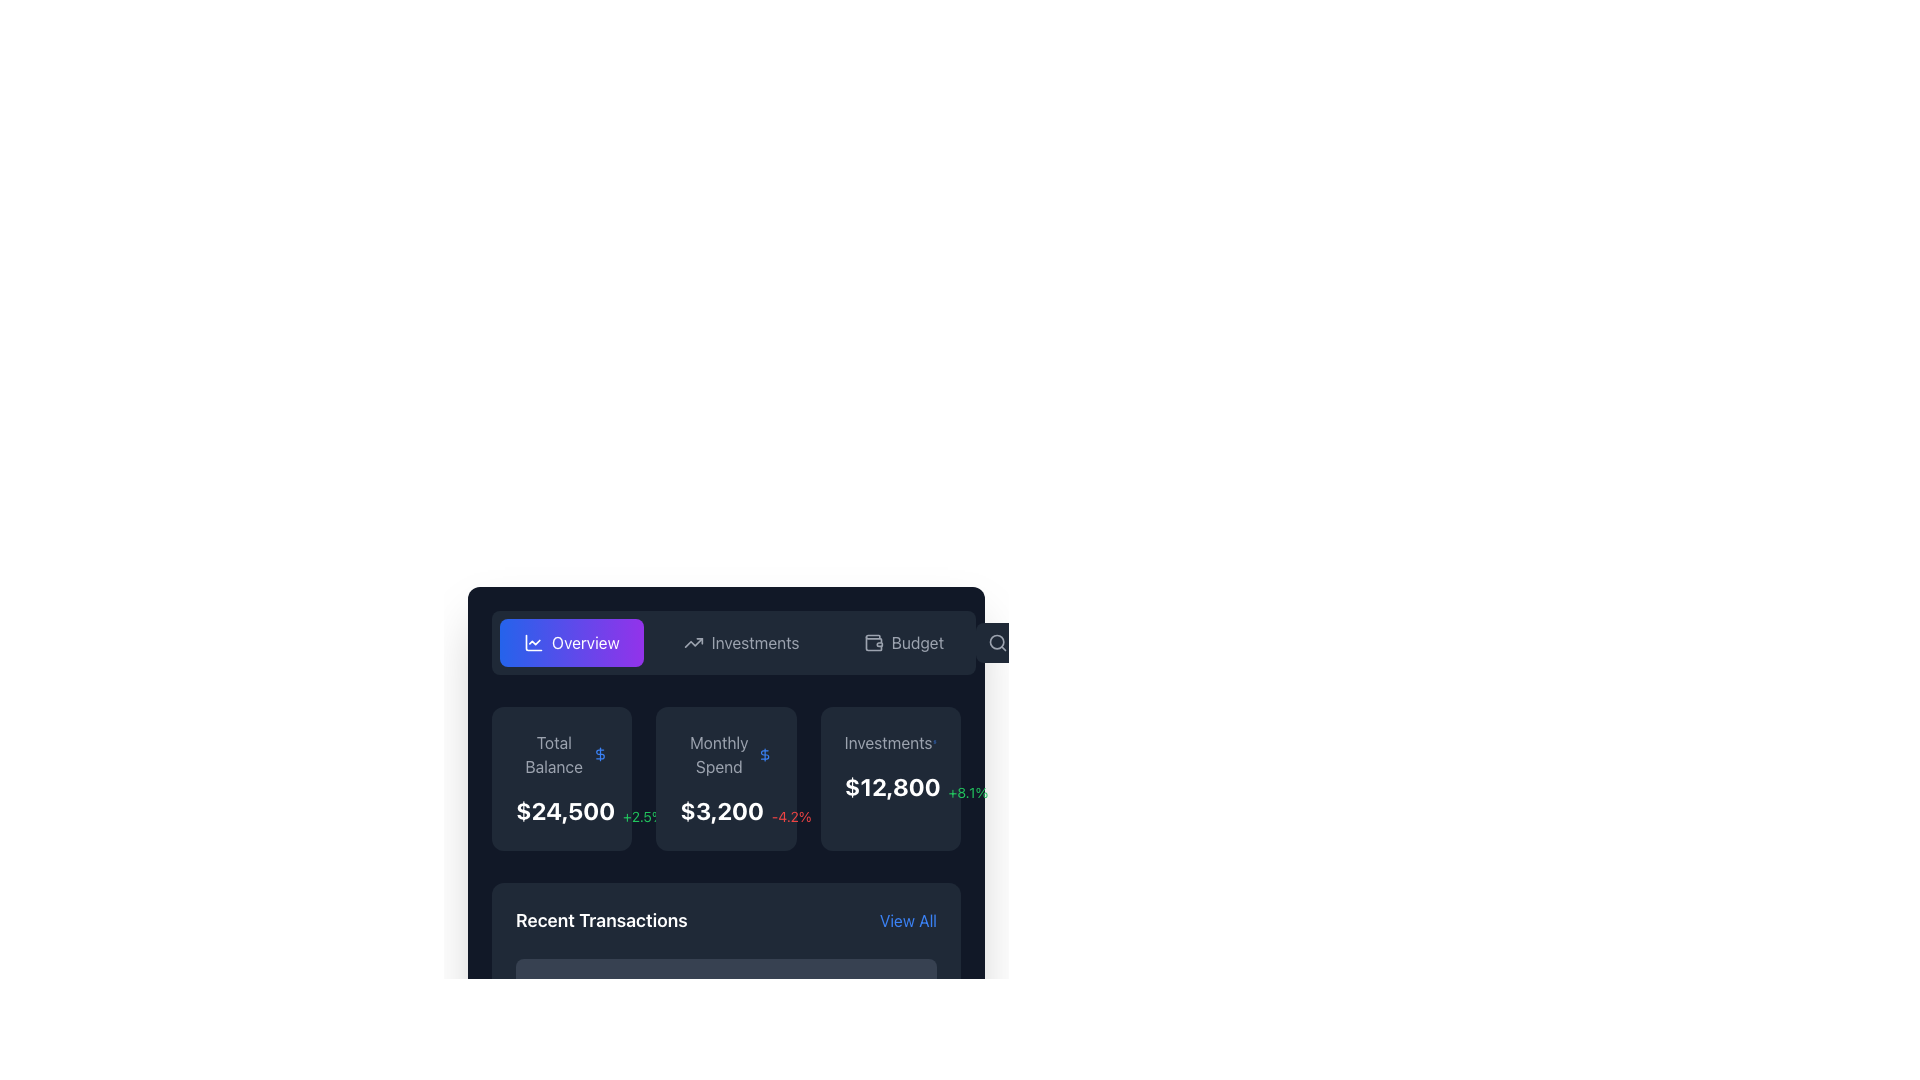 The height and width of the screenshot is (1080, 1920). I want to click on the 'Overview' icon located in the top left corner of the dashboard's main navigation bar, so click(533, 643).